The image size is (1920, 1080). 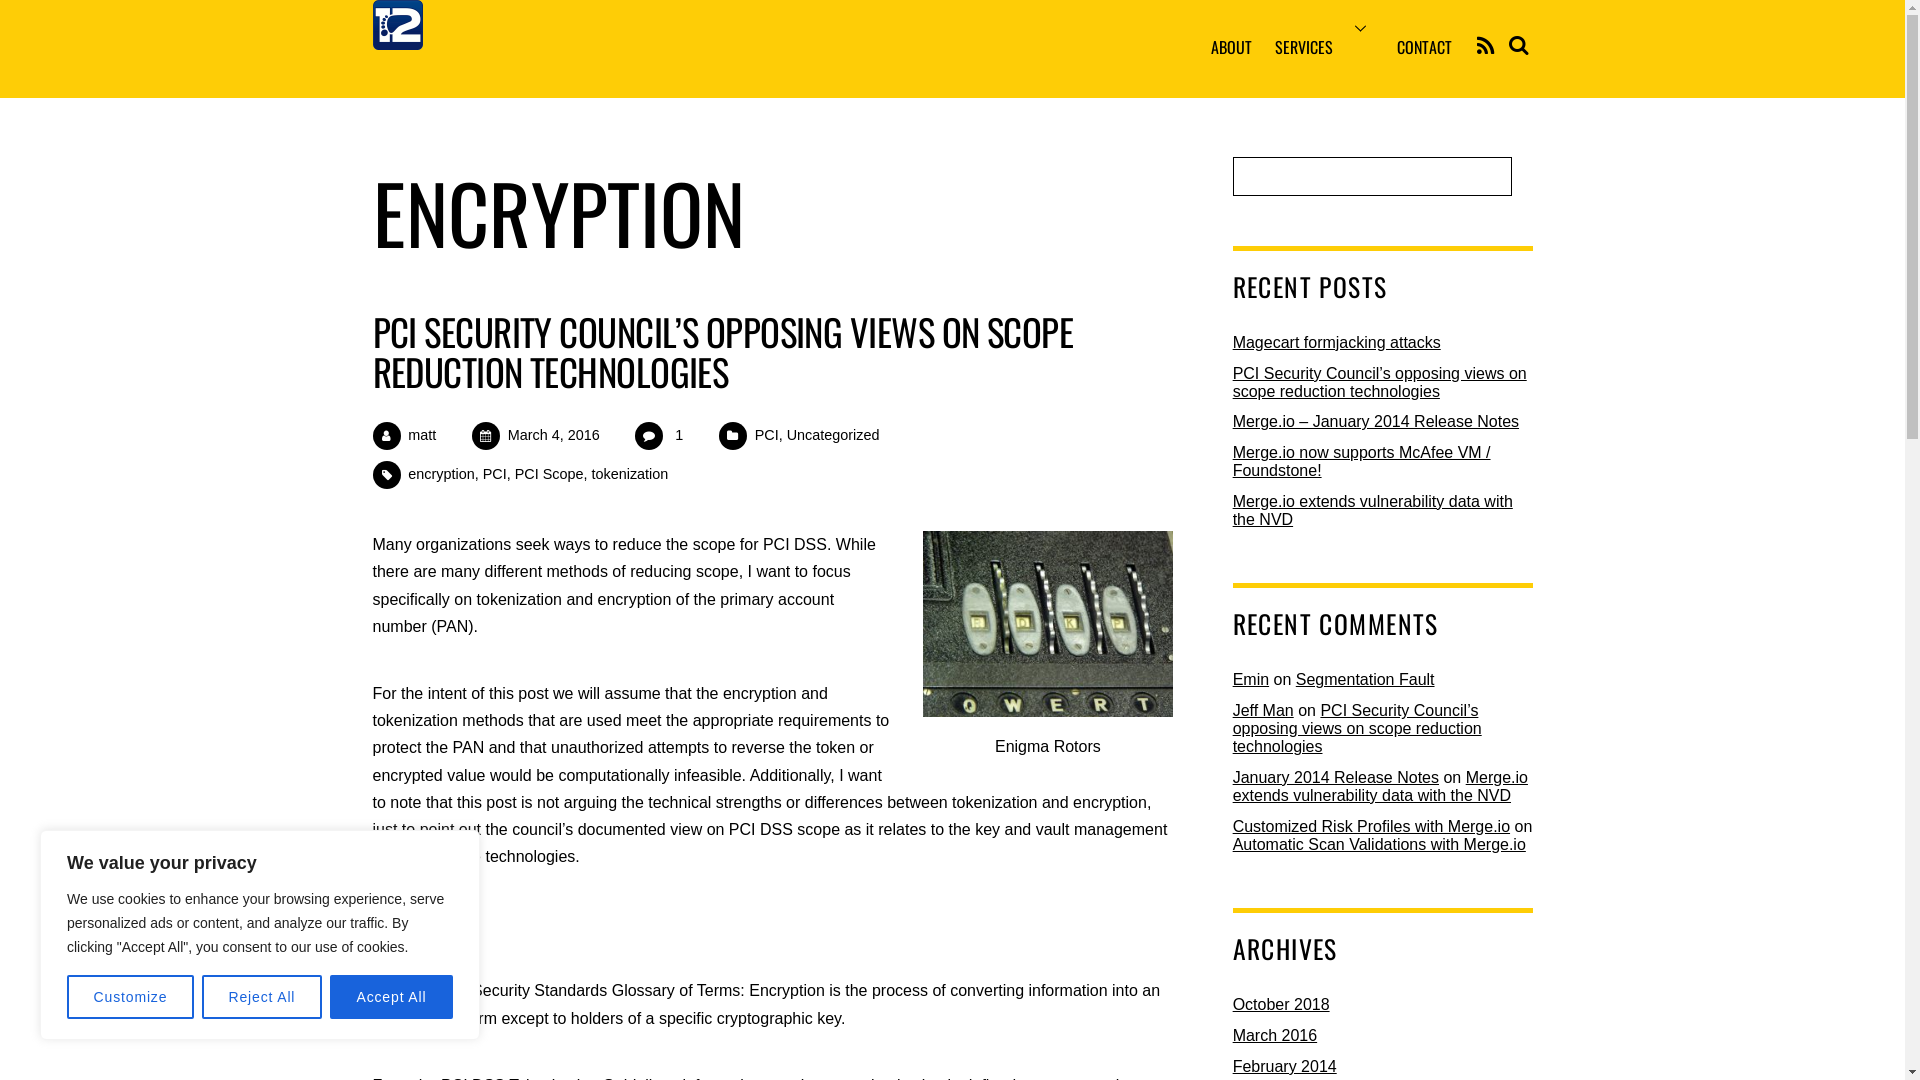 I want to click on 'matt', so click(x=421, y=434).